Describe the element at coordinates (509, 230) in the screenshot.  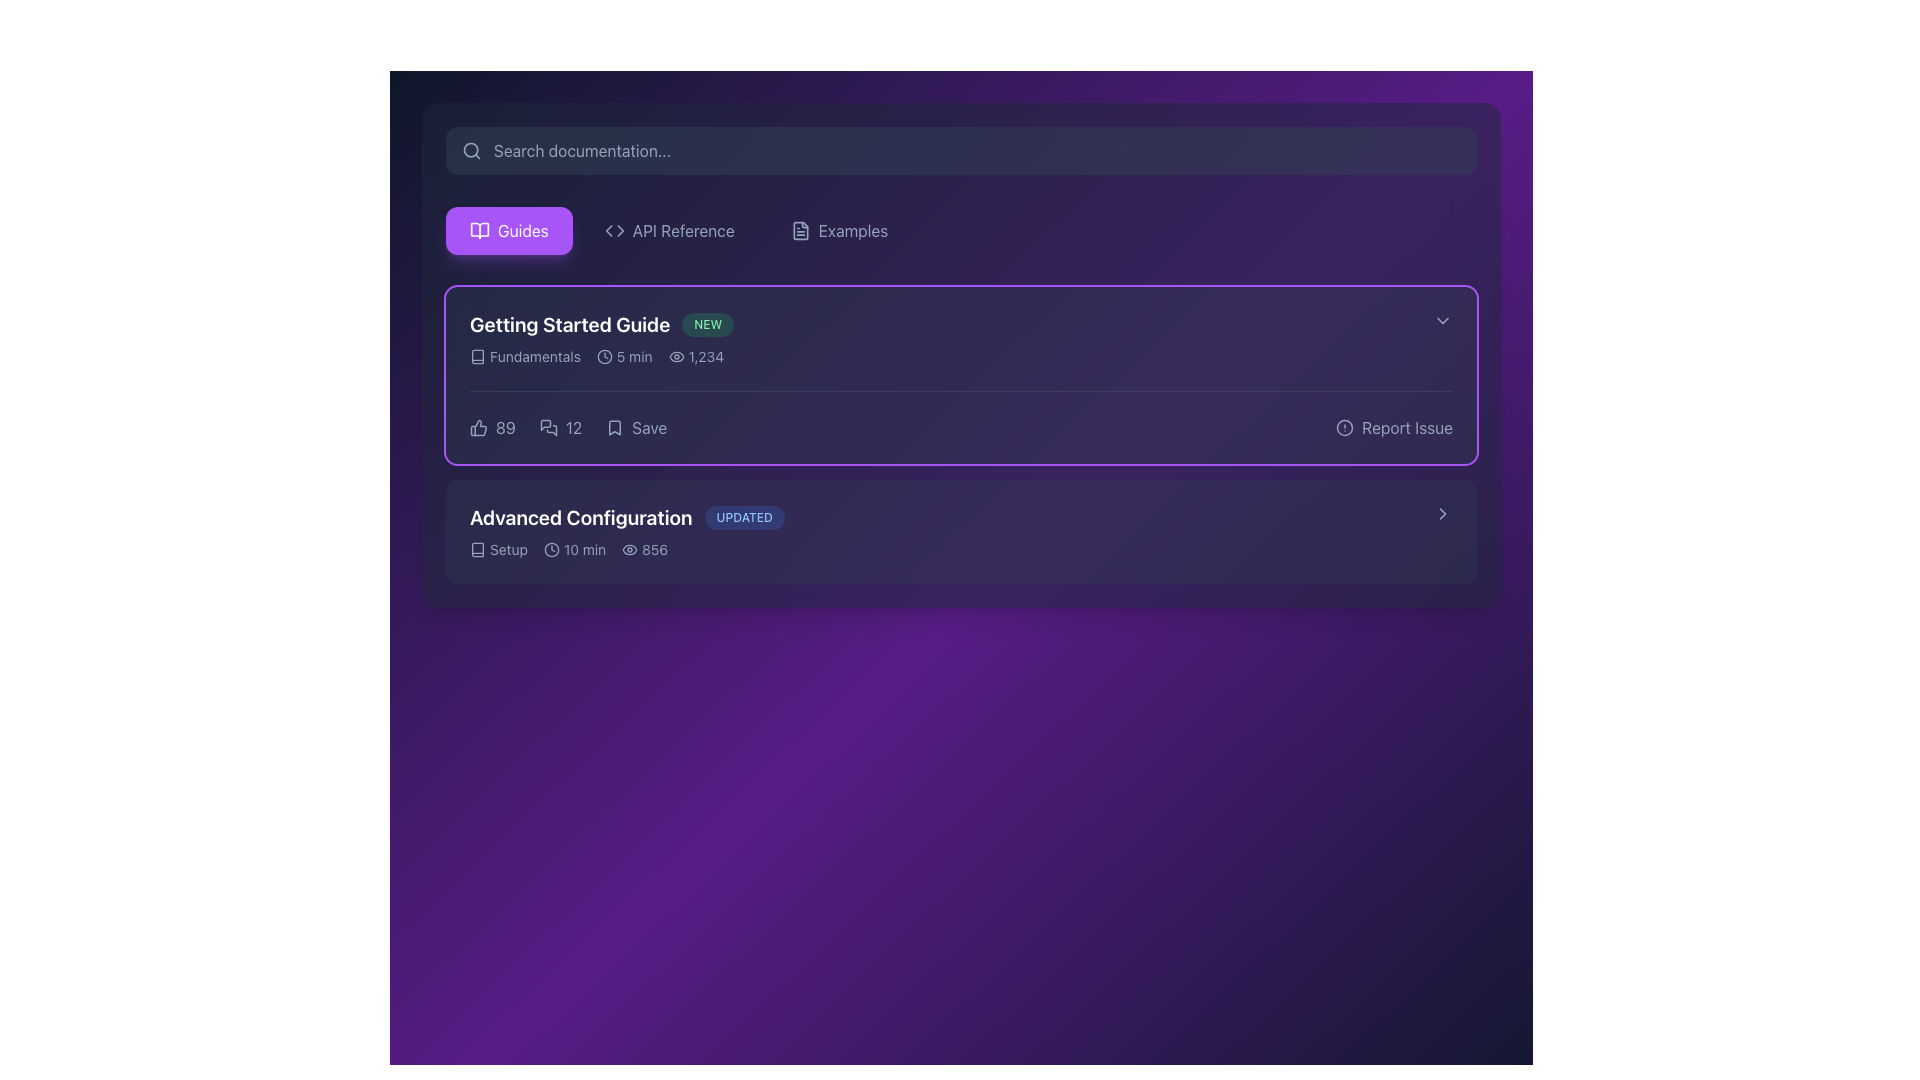
I see `the 'Guides' button, which has a vibrant purple background, rounded corners, and white text` at that location.